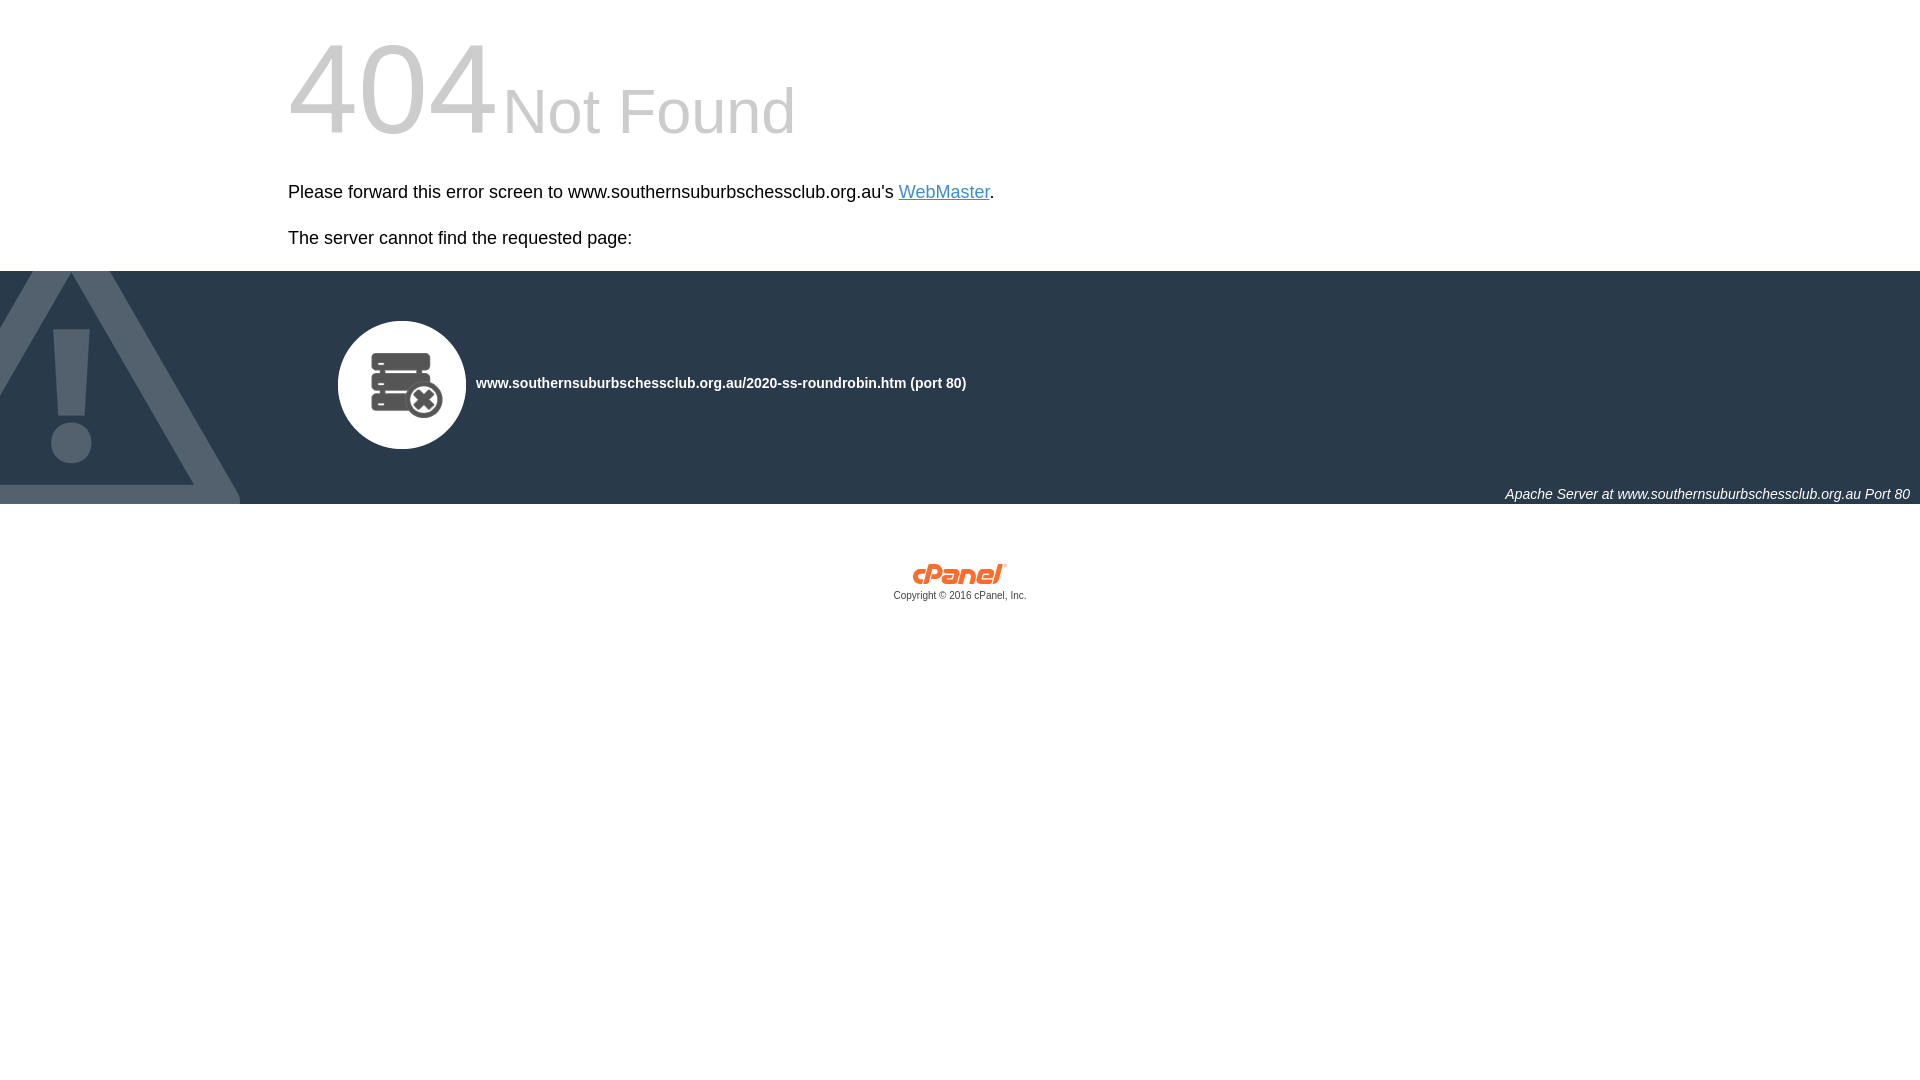  Describe the element at coordinates (943, 192) in the screenshot. I see `'WebMaster'` at that location.